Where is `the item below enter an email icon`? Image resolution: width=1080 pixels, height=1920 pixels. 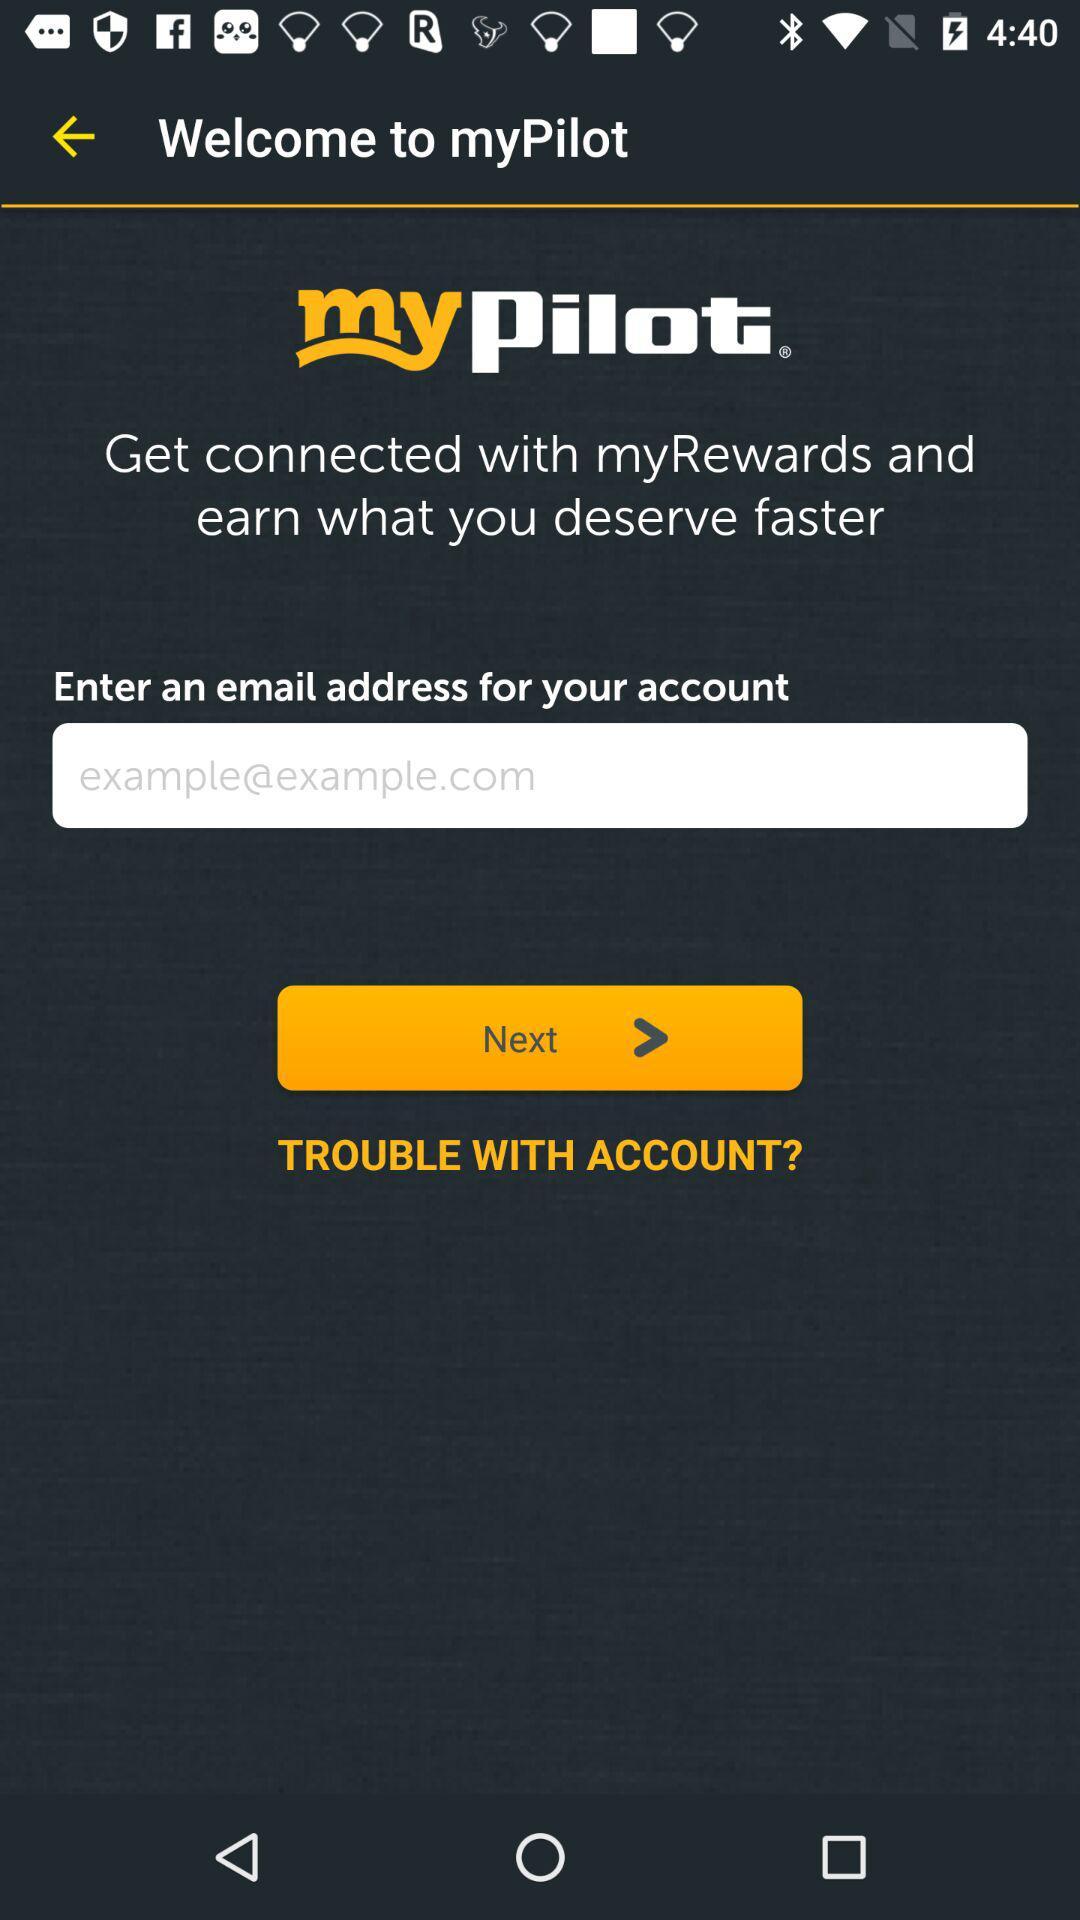 the item below enter an email icon is located at coordinates (540, 774).